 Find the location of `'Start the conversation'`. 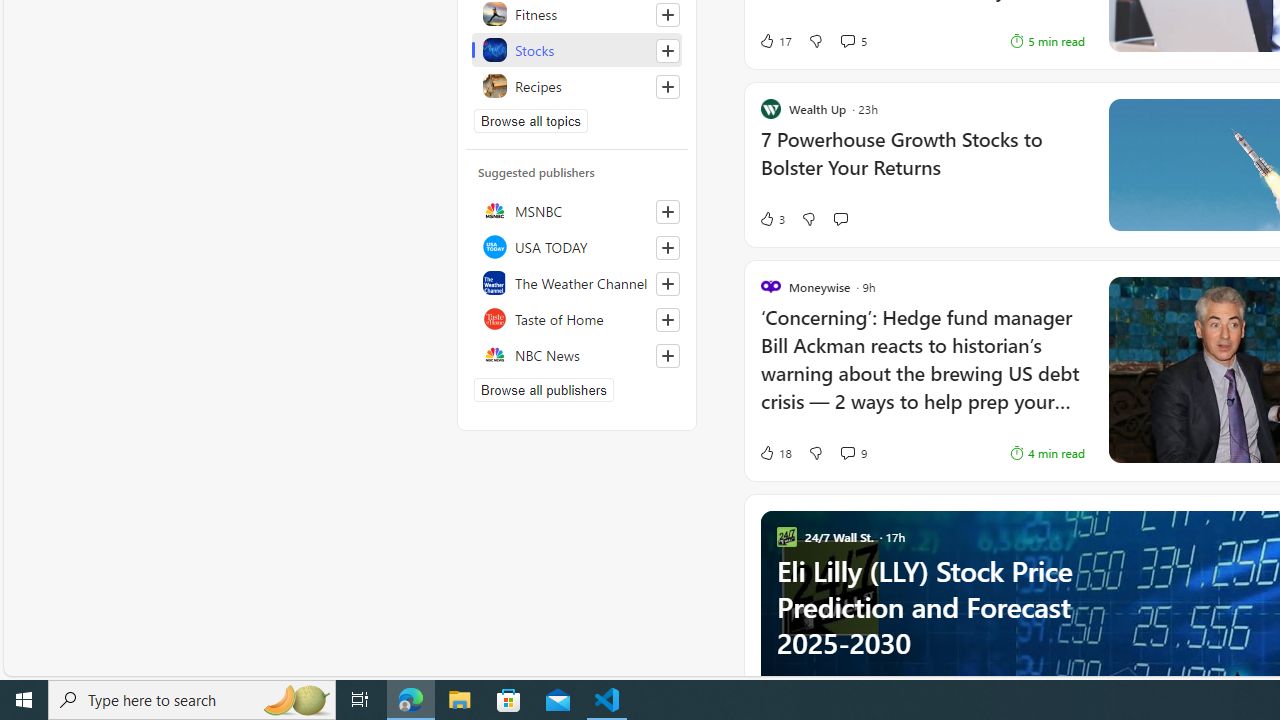

'Start the conversation' is located at coordinates (840, 218).